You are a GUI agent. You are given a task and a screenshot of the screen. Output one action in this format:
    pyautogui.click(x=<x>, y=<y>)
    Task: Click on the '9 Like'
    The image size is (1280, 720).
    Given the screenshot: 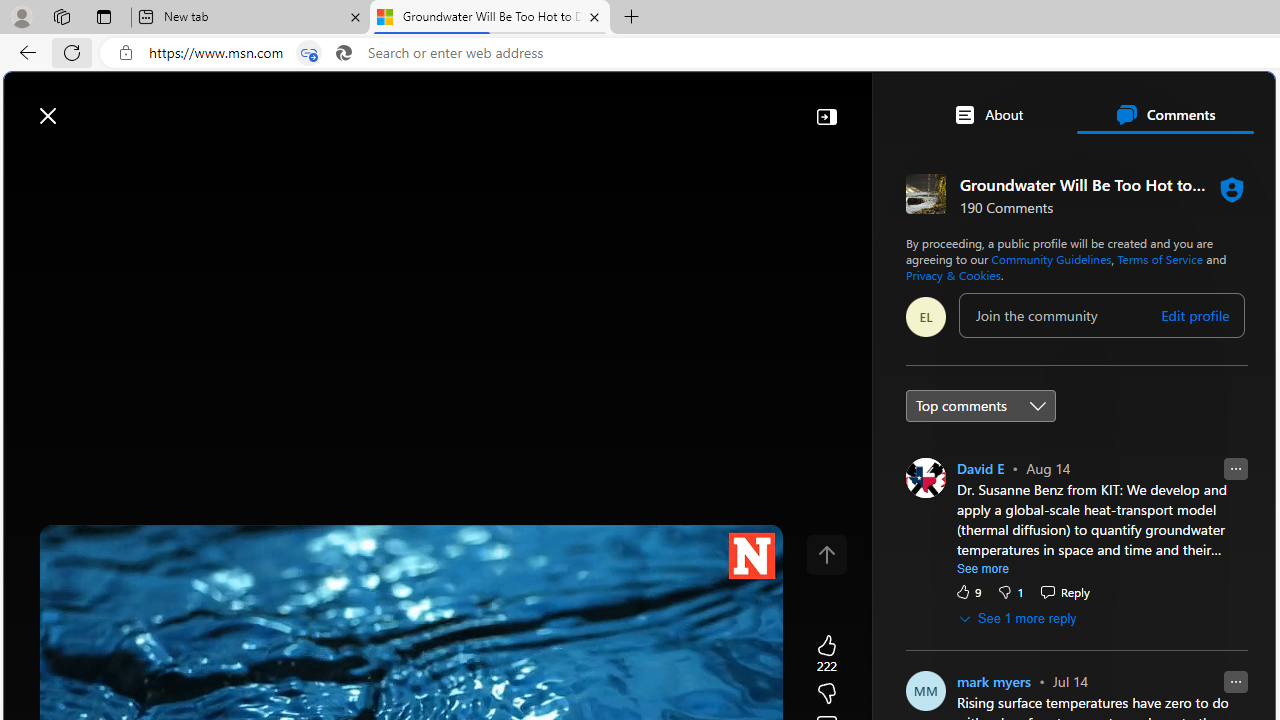 What is the action you would take?
    pyautogui.click(x=967, y=590)
    